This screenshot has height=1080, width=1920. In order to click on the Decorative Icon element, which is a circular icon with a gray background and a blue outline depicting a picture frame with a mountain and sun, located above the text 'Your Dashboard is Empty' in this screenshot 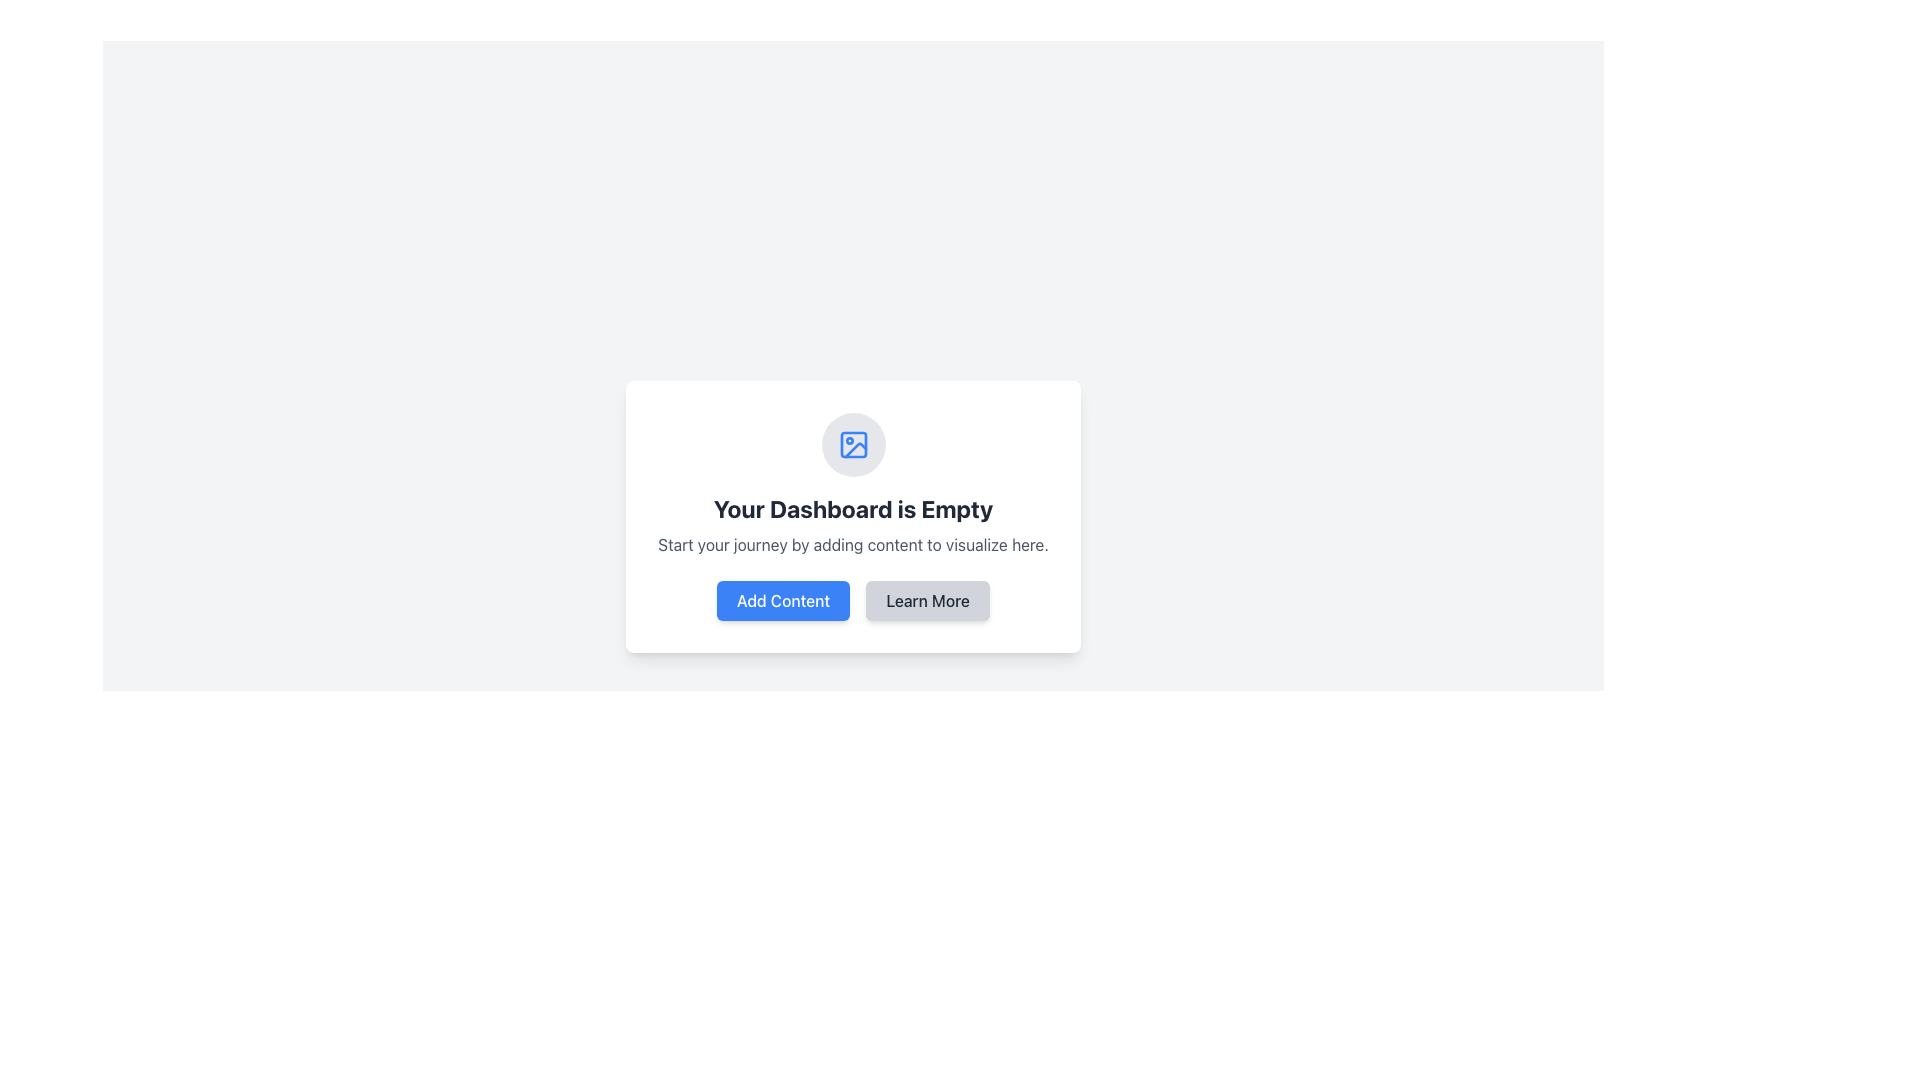, I will do `click(853, 443)`.